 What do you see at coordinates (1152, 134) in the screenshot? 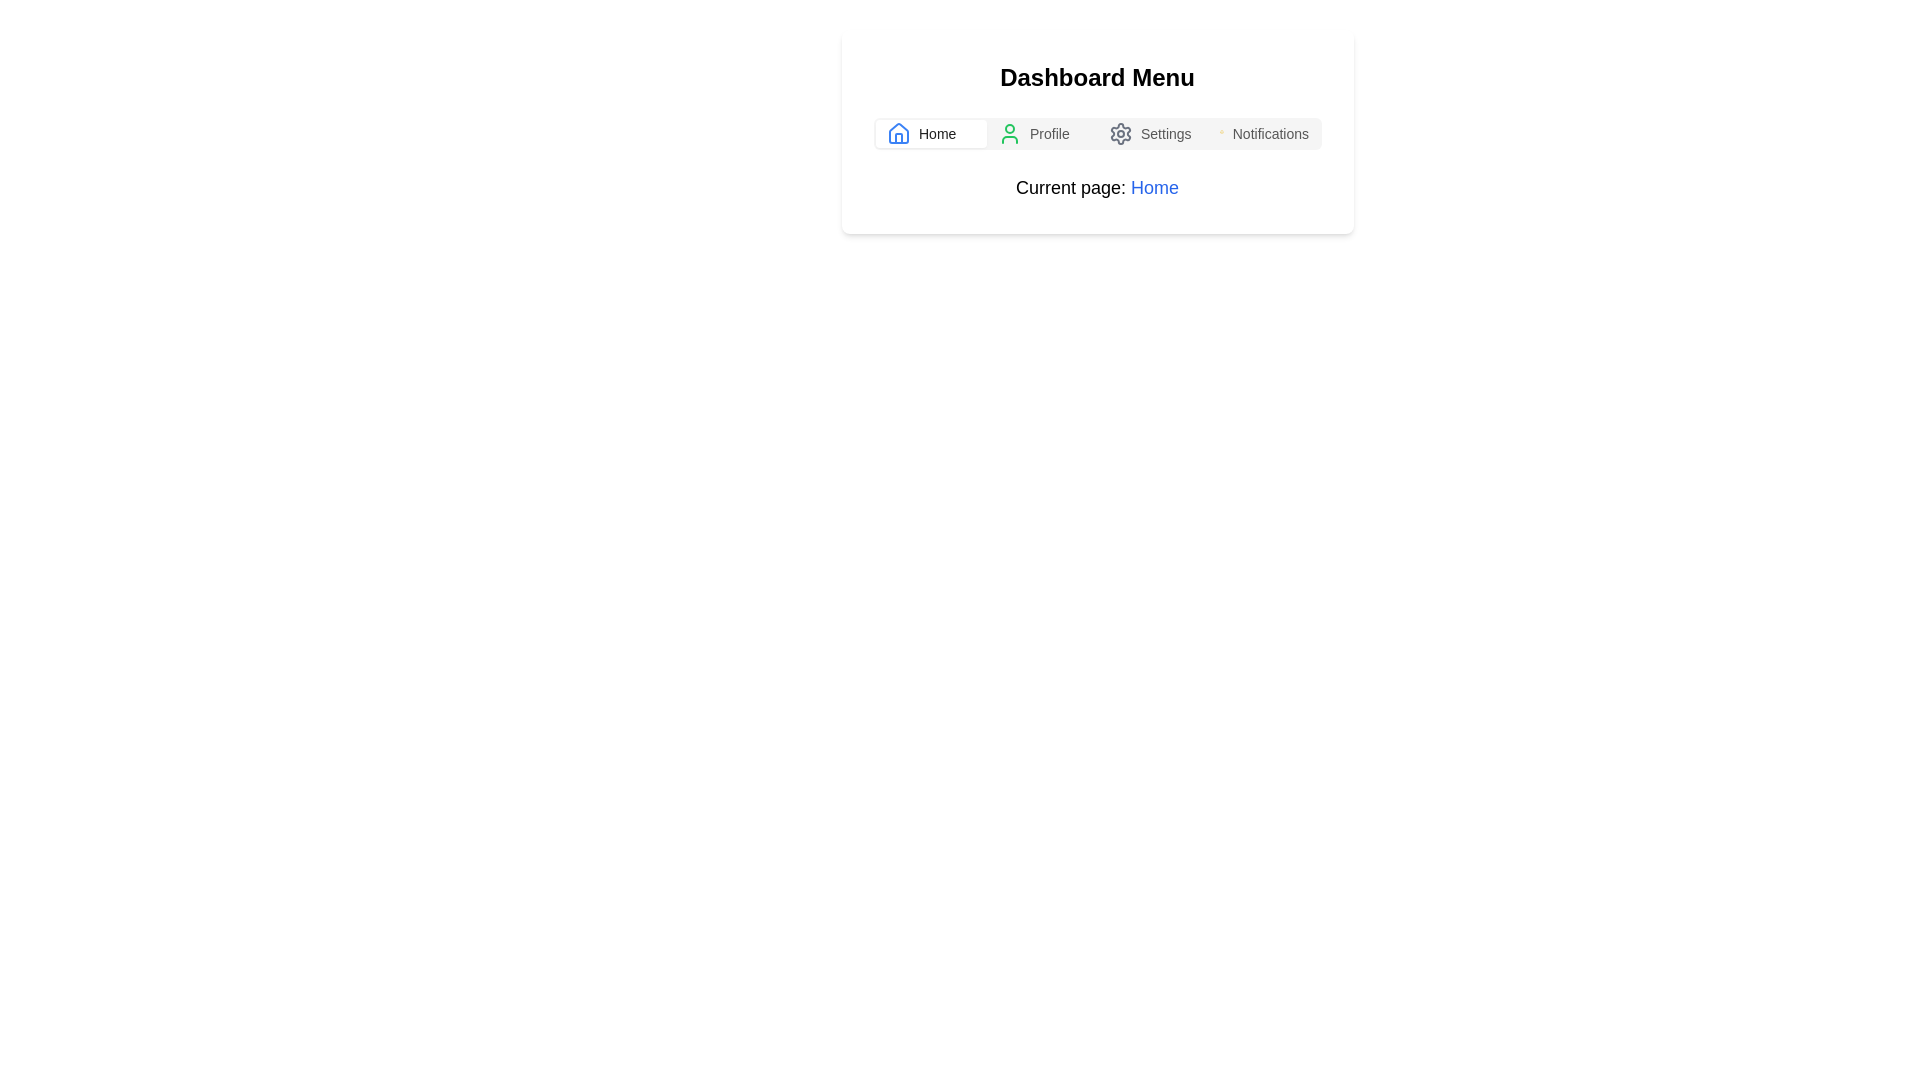
I see `the third item in the horizontal navigation bar labeled 'Settings' beneath 'Dashboard Menu'` at bounding box center [1152, 134].